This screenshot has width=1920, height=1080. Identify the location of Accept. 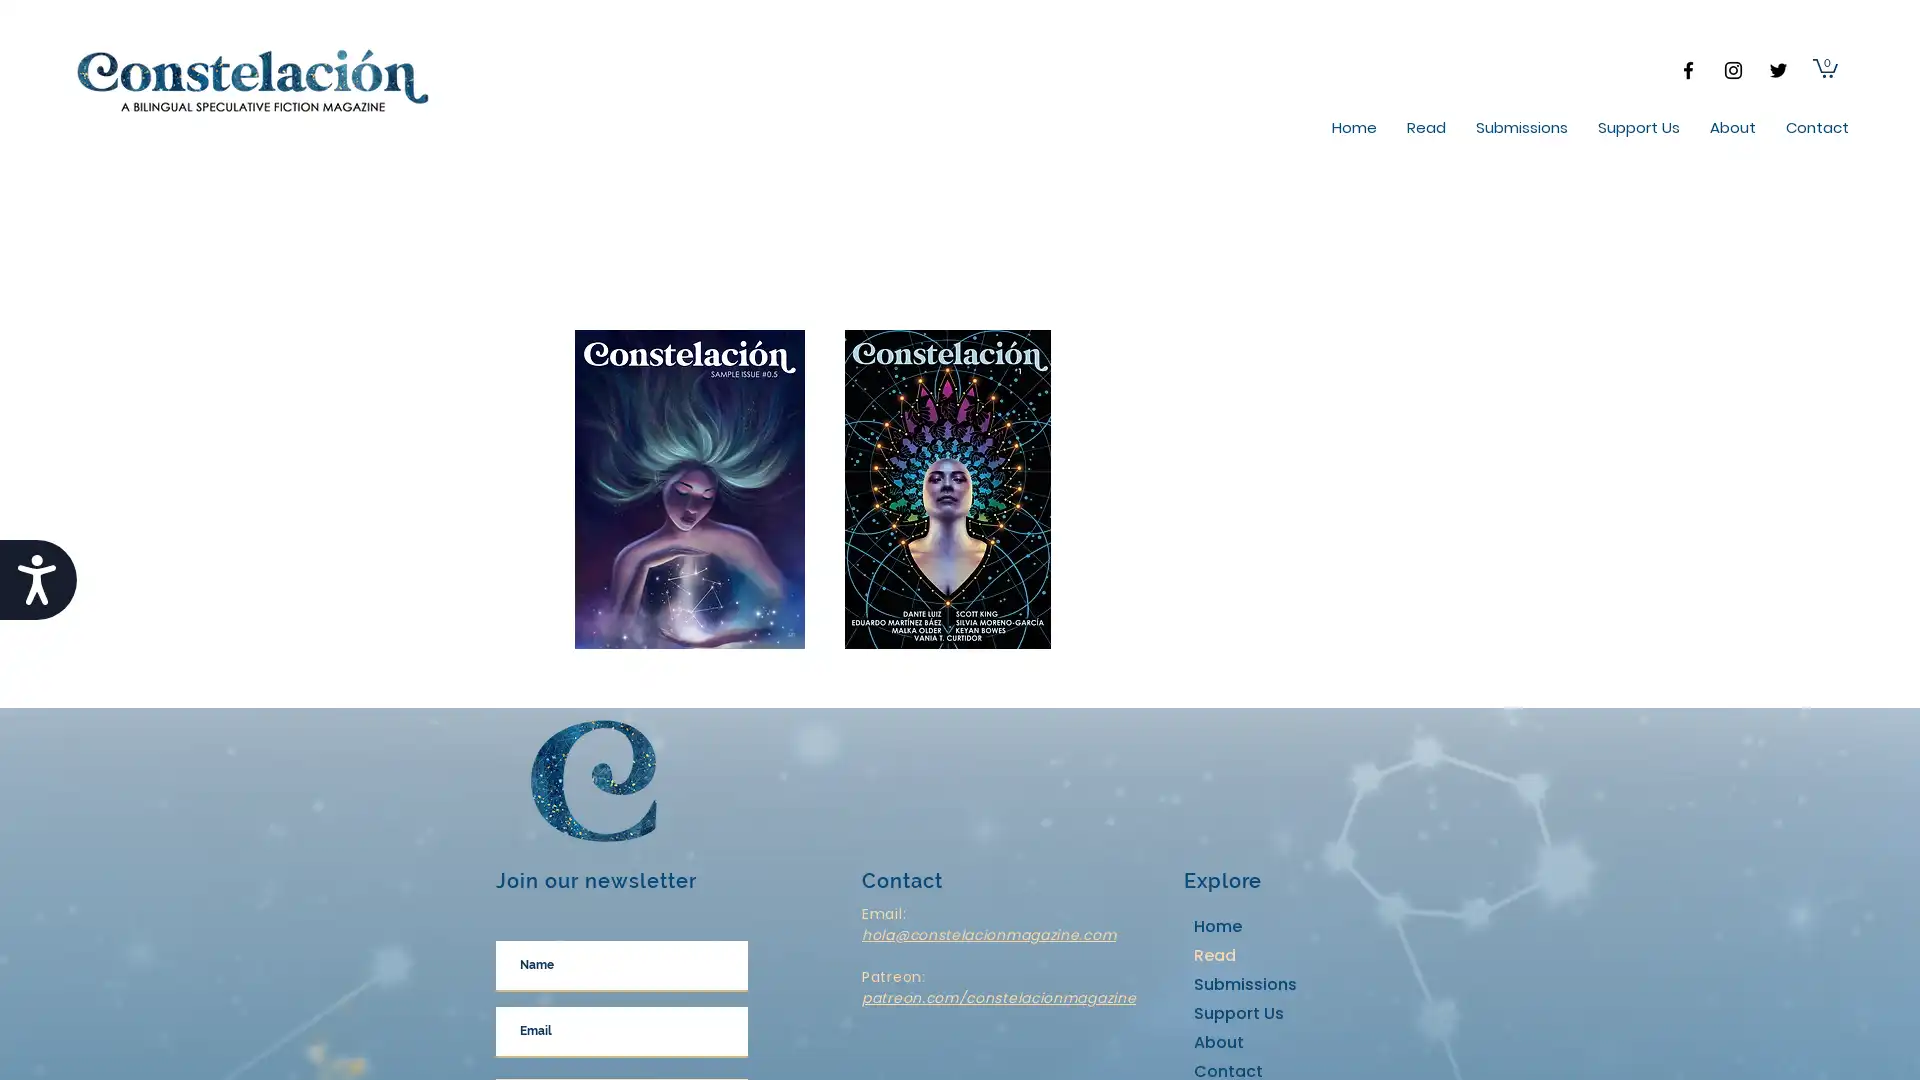
(1830, 1044).